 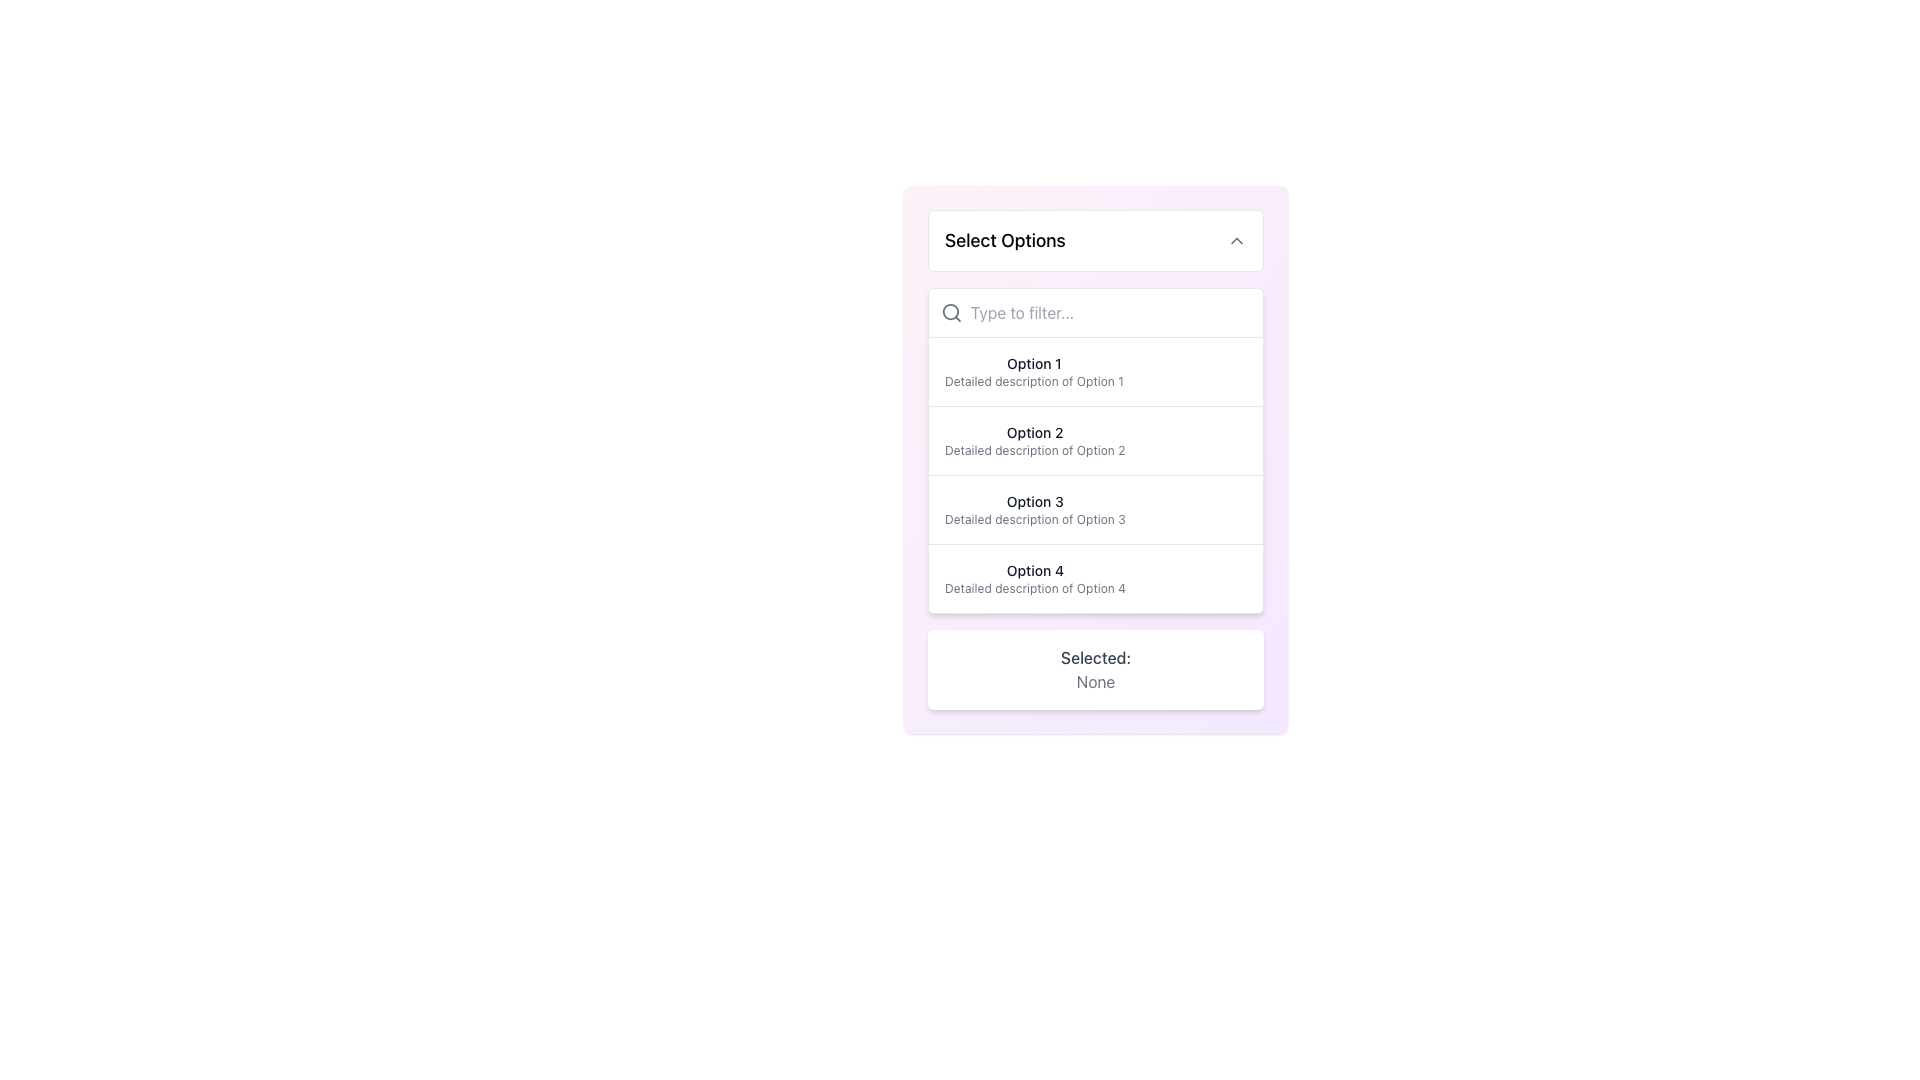 I want to click on the informational text reading 'Detailed description of Option 3', which is displayed below 'Option 3' in the dropdown menu titled 'Select Options', so click(x=1035, y=519).